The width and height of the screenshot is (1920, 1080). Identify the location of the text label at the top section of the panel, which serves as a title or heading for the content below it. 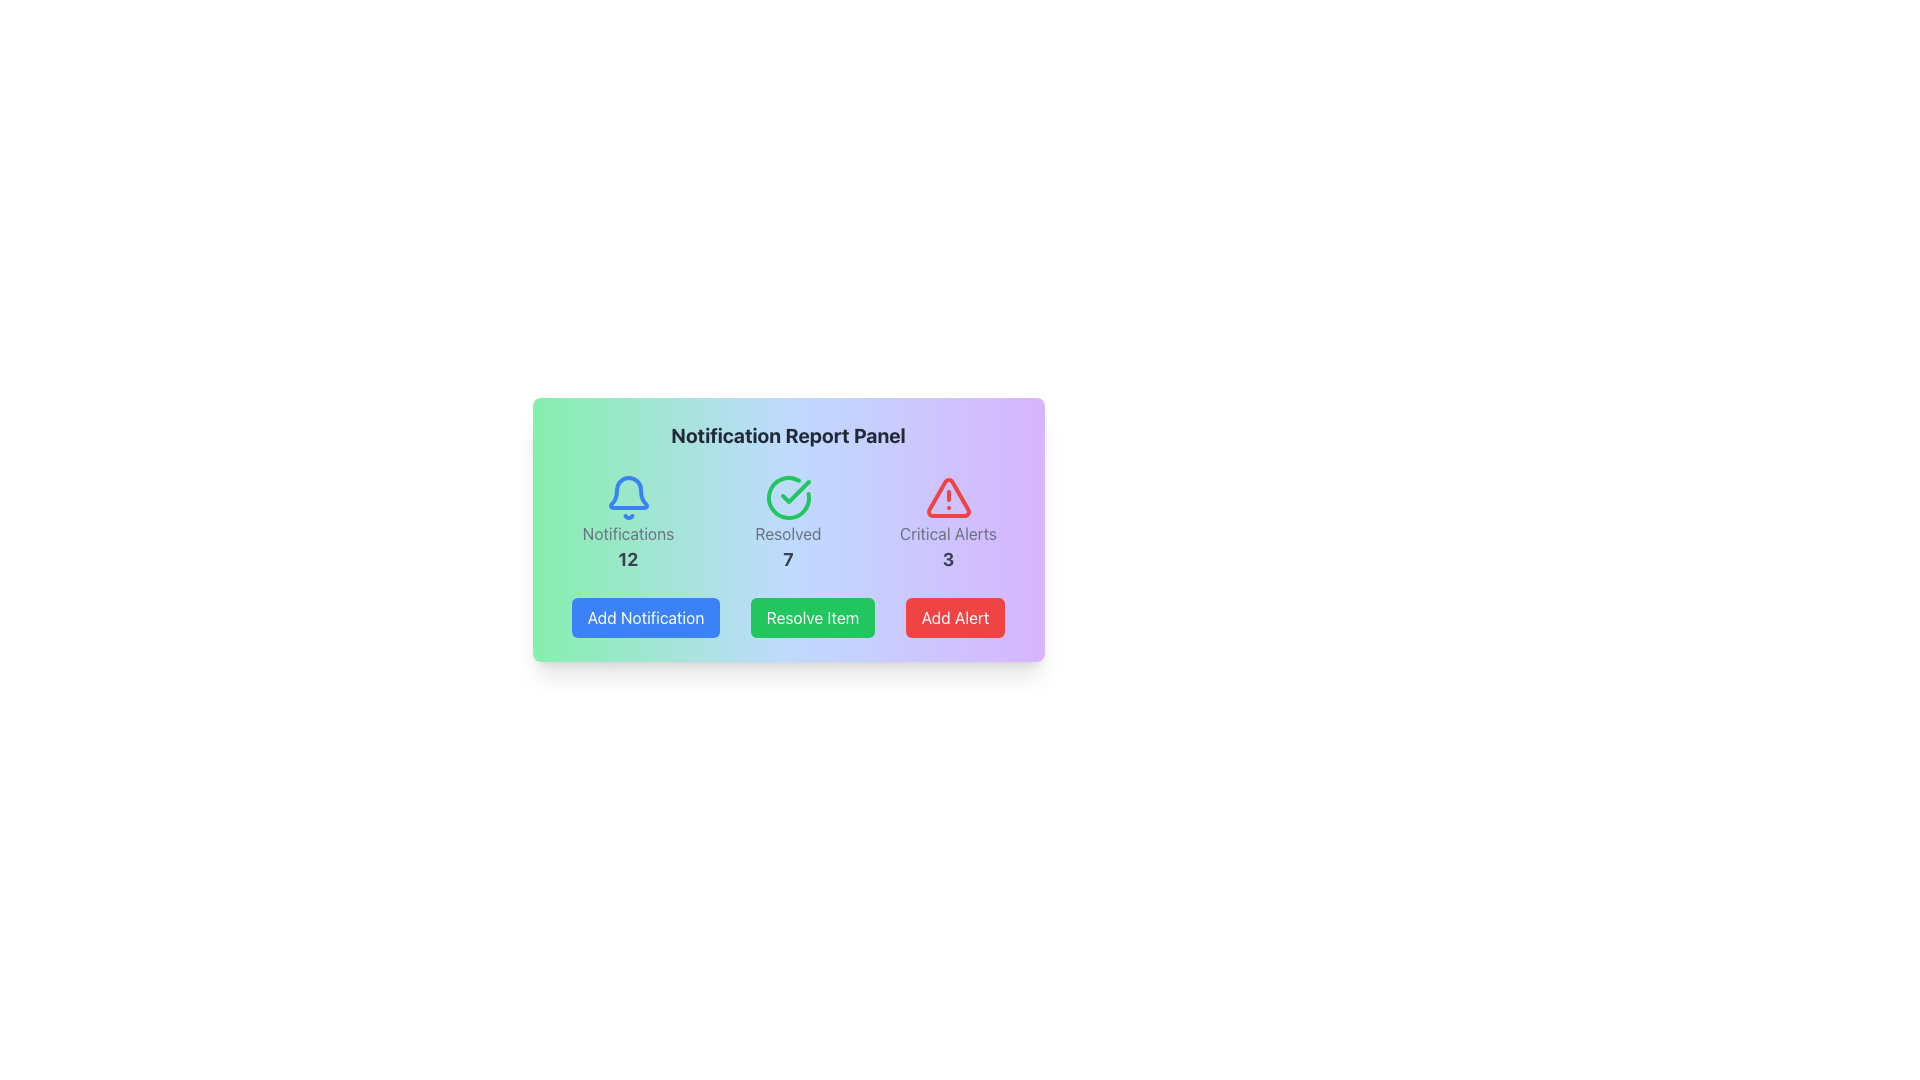
(787, 434).